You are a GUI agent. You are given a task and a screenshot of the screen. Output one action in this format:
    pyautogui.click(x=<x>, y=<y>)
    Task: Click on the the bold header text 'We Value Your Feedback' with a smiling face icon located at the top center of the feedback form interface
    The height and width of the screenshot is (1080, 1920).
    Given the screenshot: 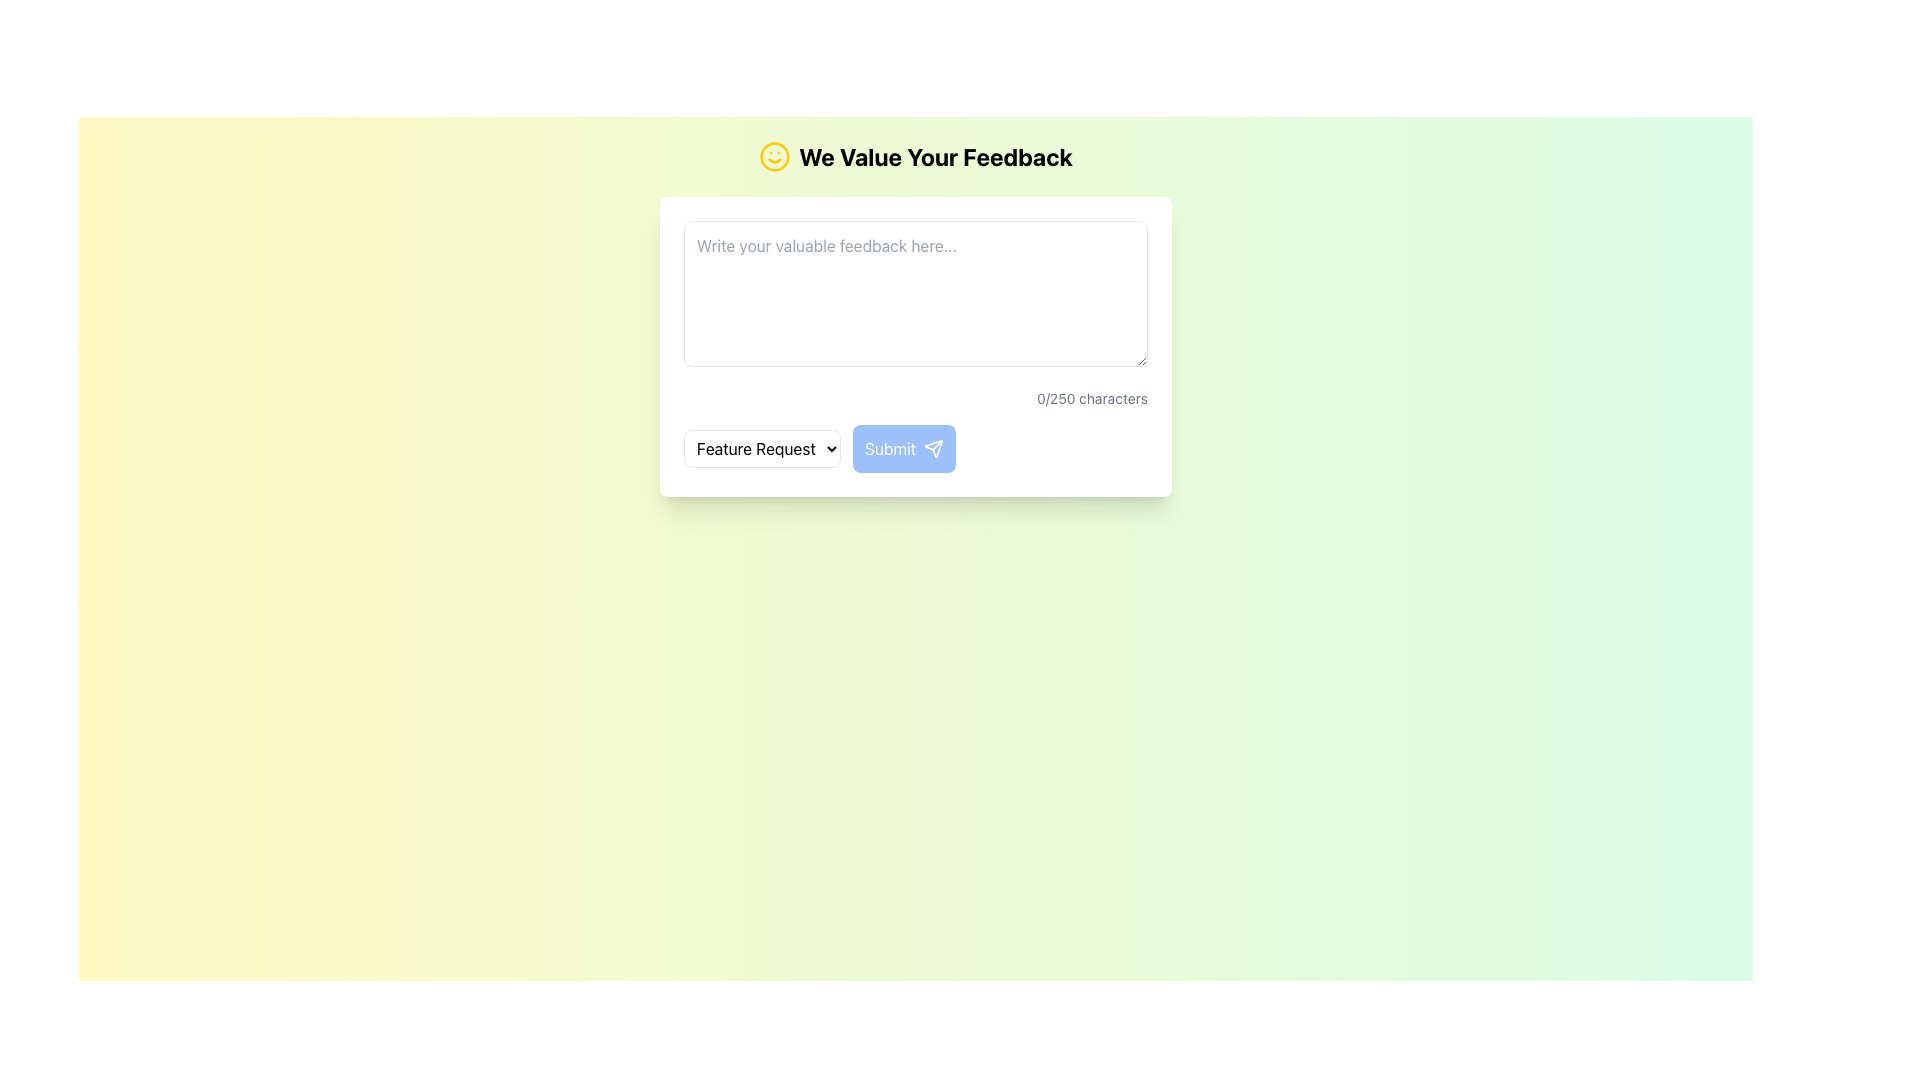 What is the action you would take?
    pyautogui.click(x=915, y=156)
    